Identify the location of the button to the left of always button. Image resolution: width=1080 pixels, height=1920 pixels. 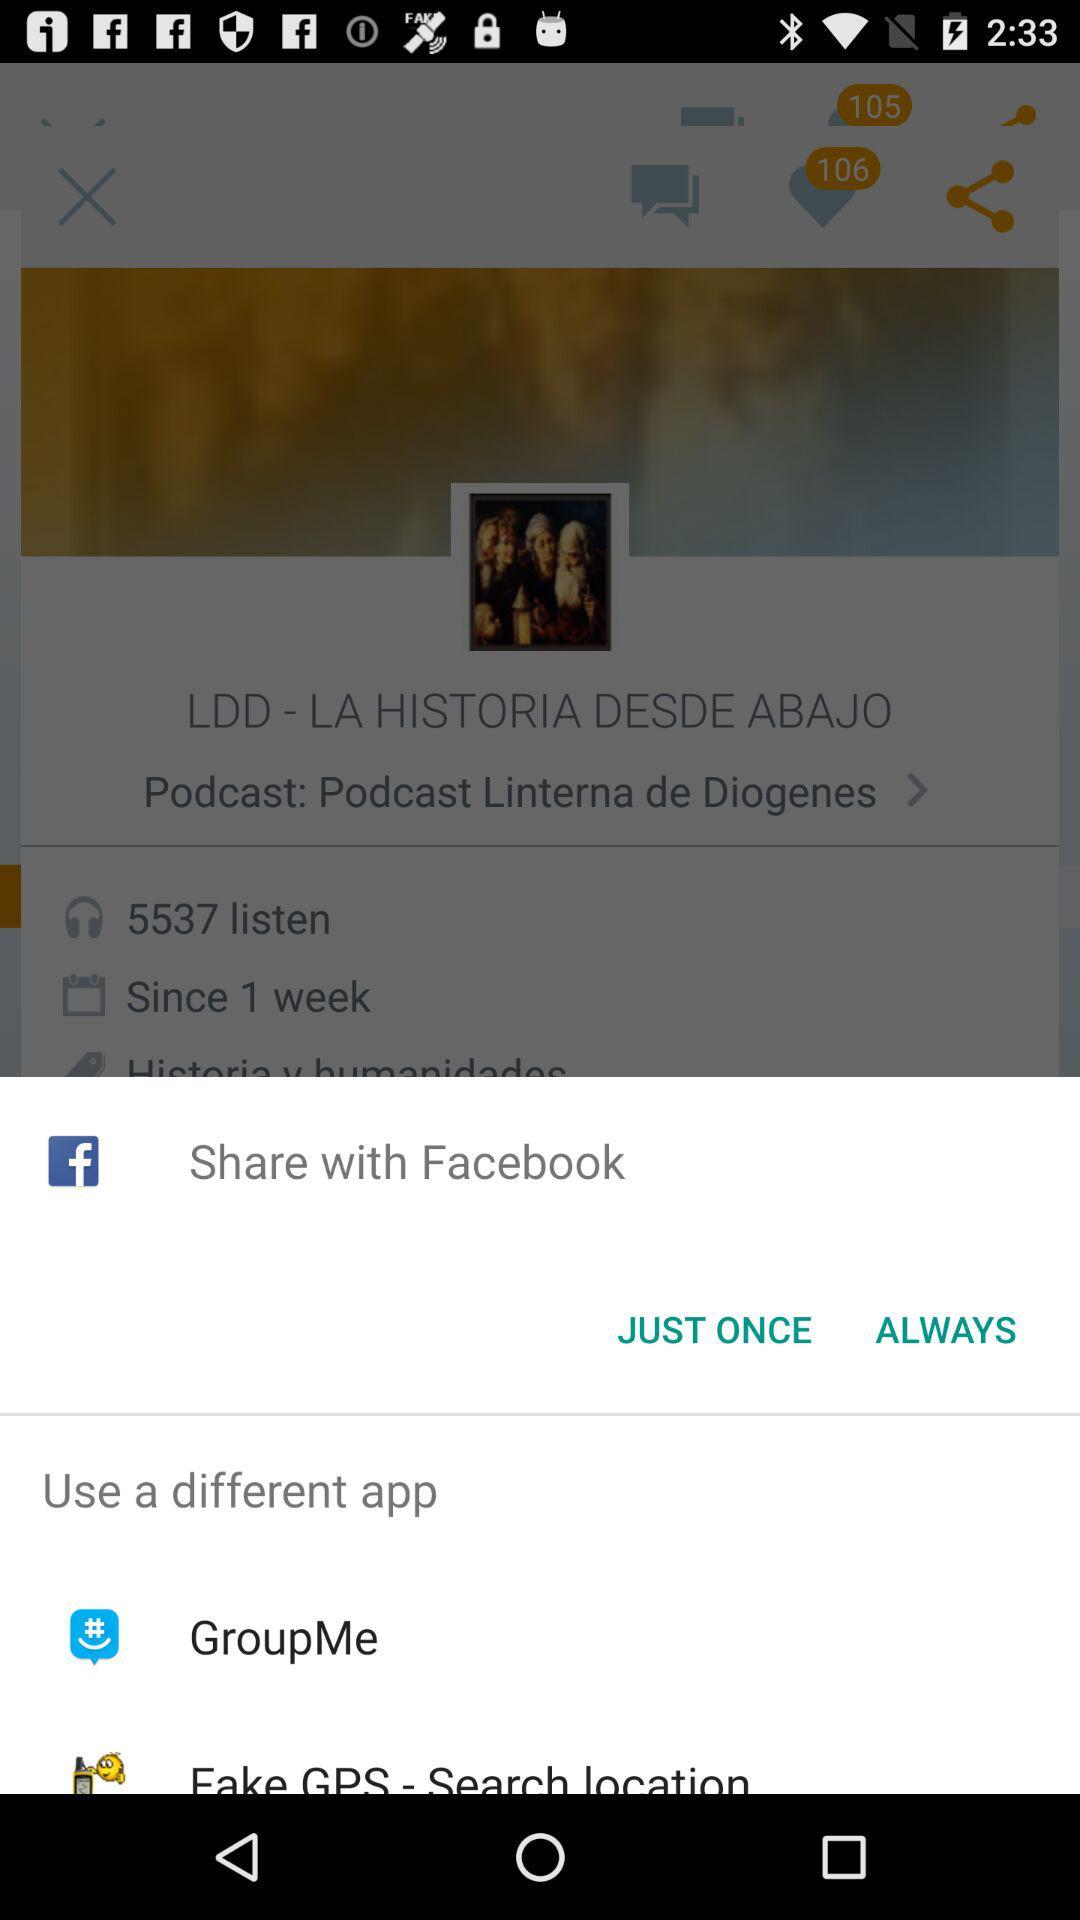
(713, 1329).